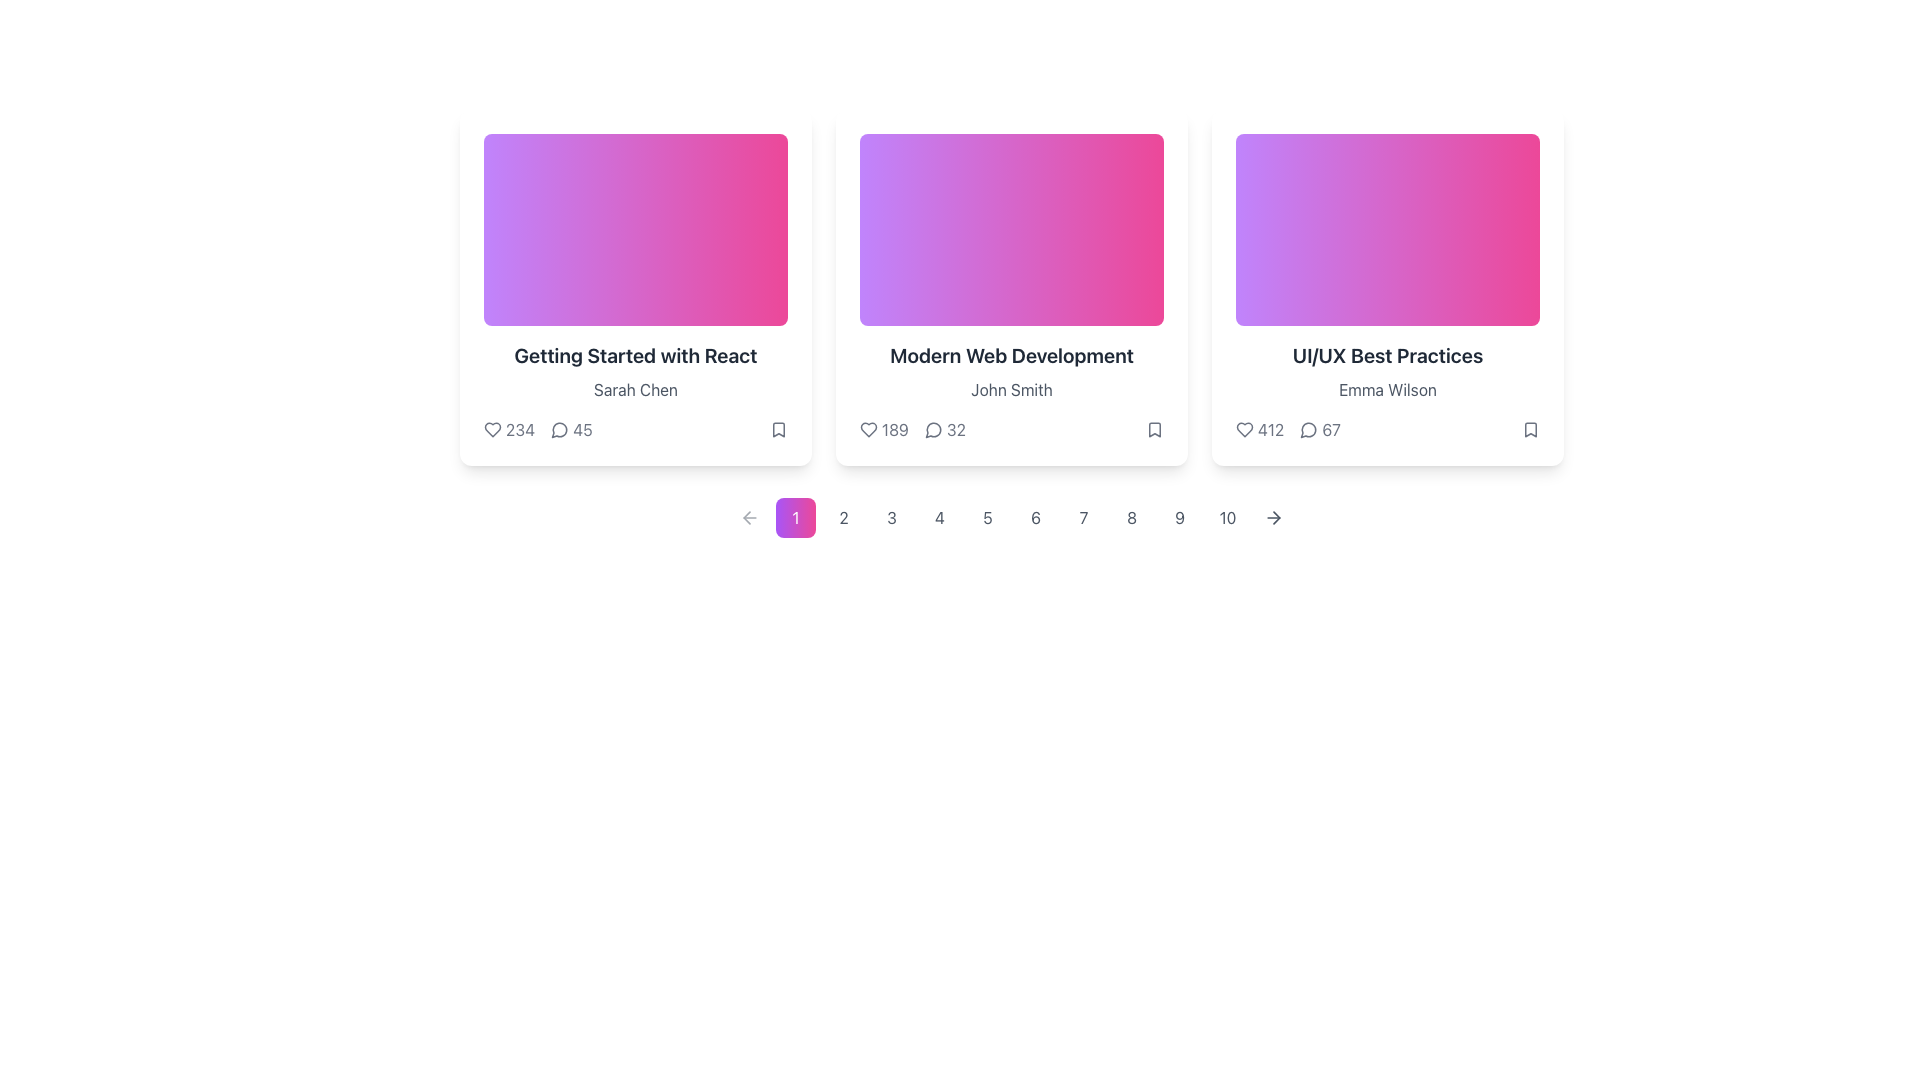 The image size is (1920, 1080). What do you see at coordinates (1308, 429) in the screenshot?
I see `the graphical representation of the comment indicator icon located in the UI/UX Best Practices card, which is the third card in a horizontal list` at bounding box center [1308, 429].